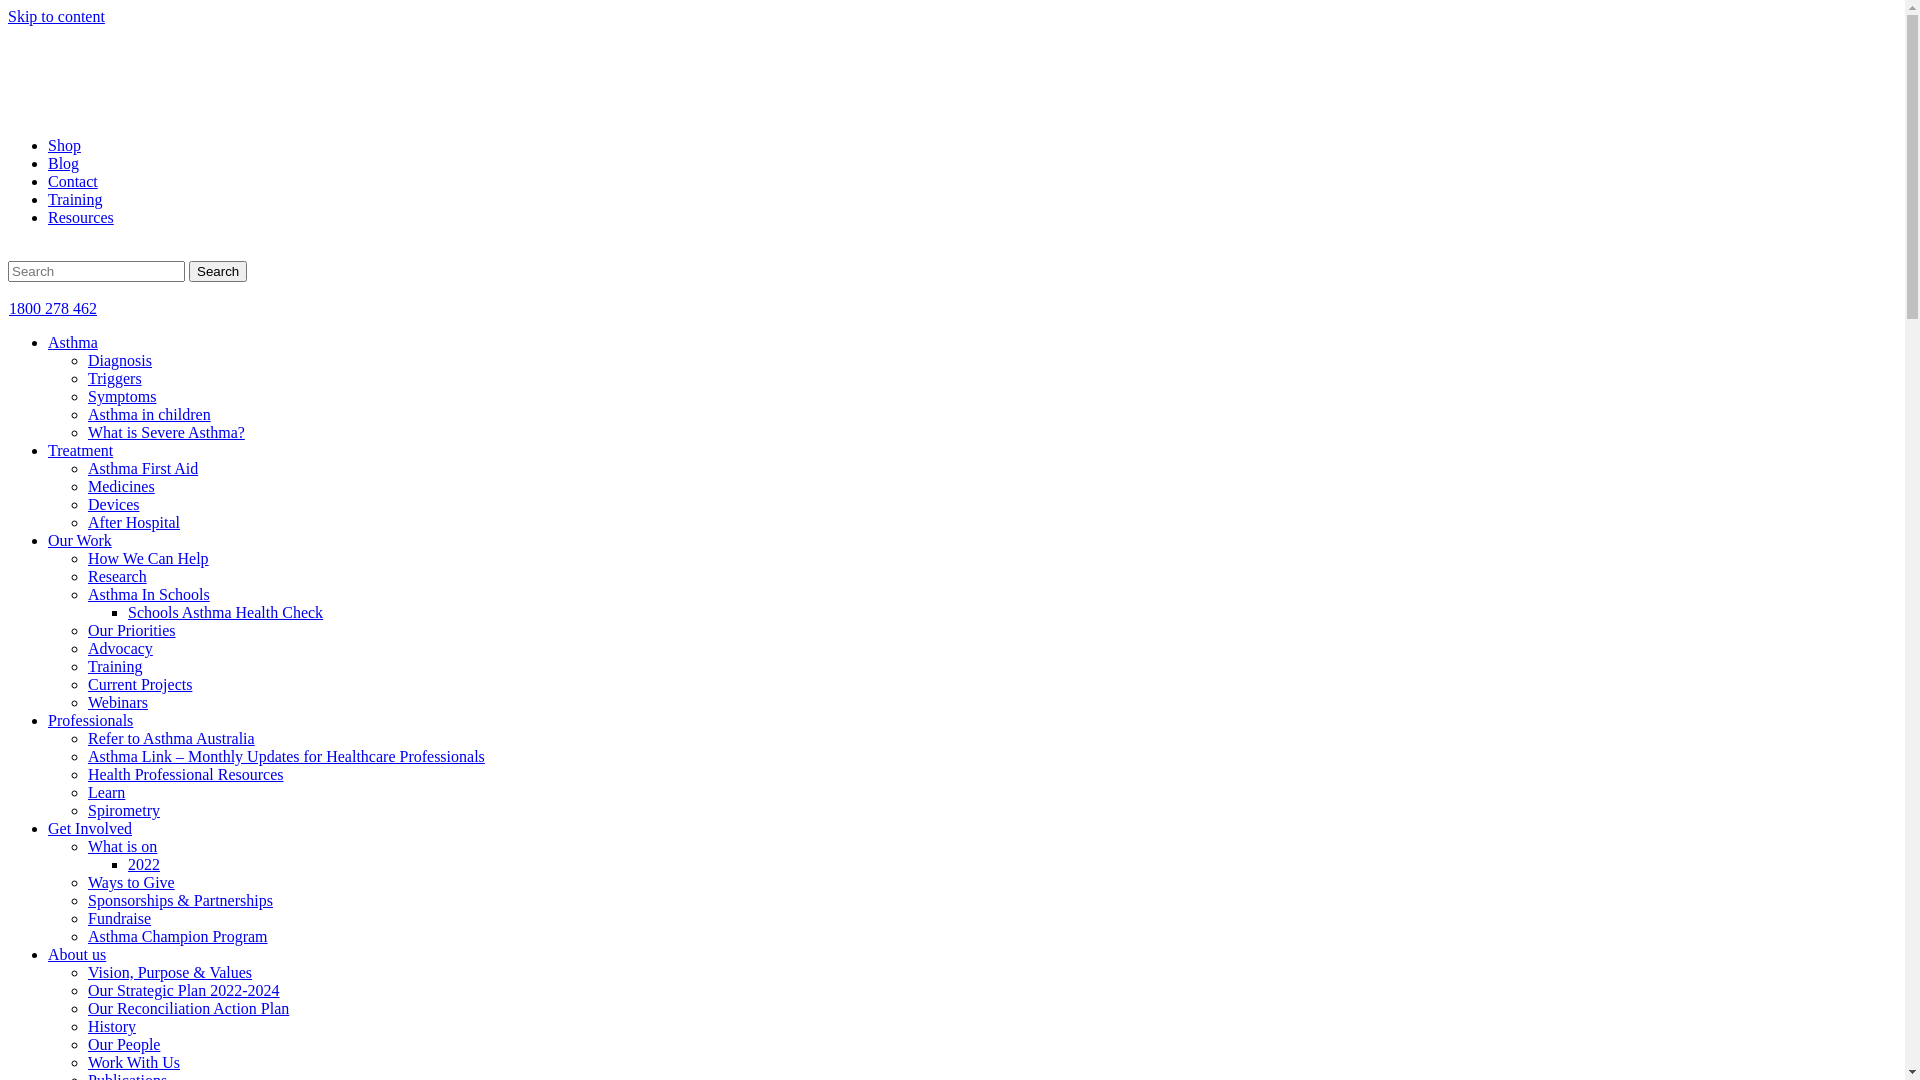 Image resolution: width=1920 pixels, height=1080 pixels. What do you see at coordinates (64, 144) in the screenshot?
I see `'Shop'` at bounding box center [64, 144].